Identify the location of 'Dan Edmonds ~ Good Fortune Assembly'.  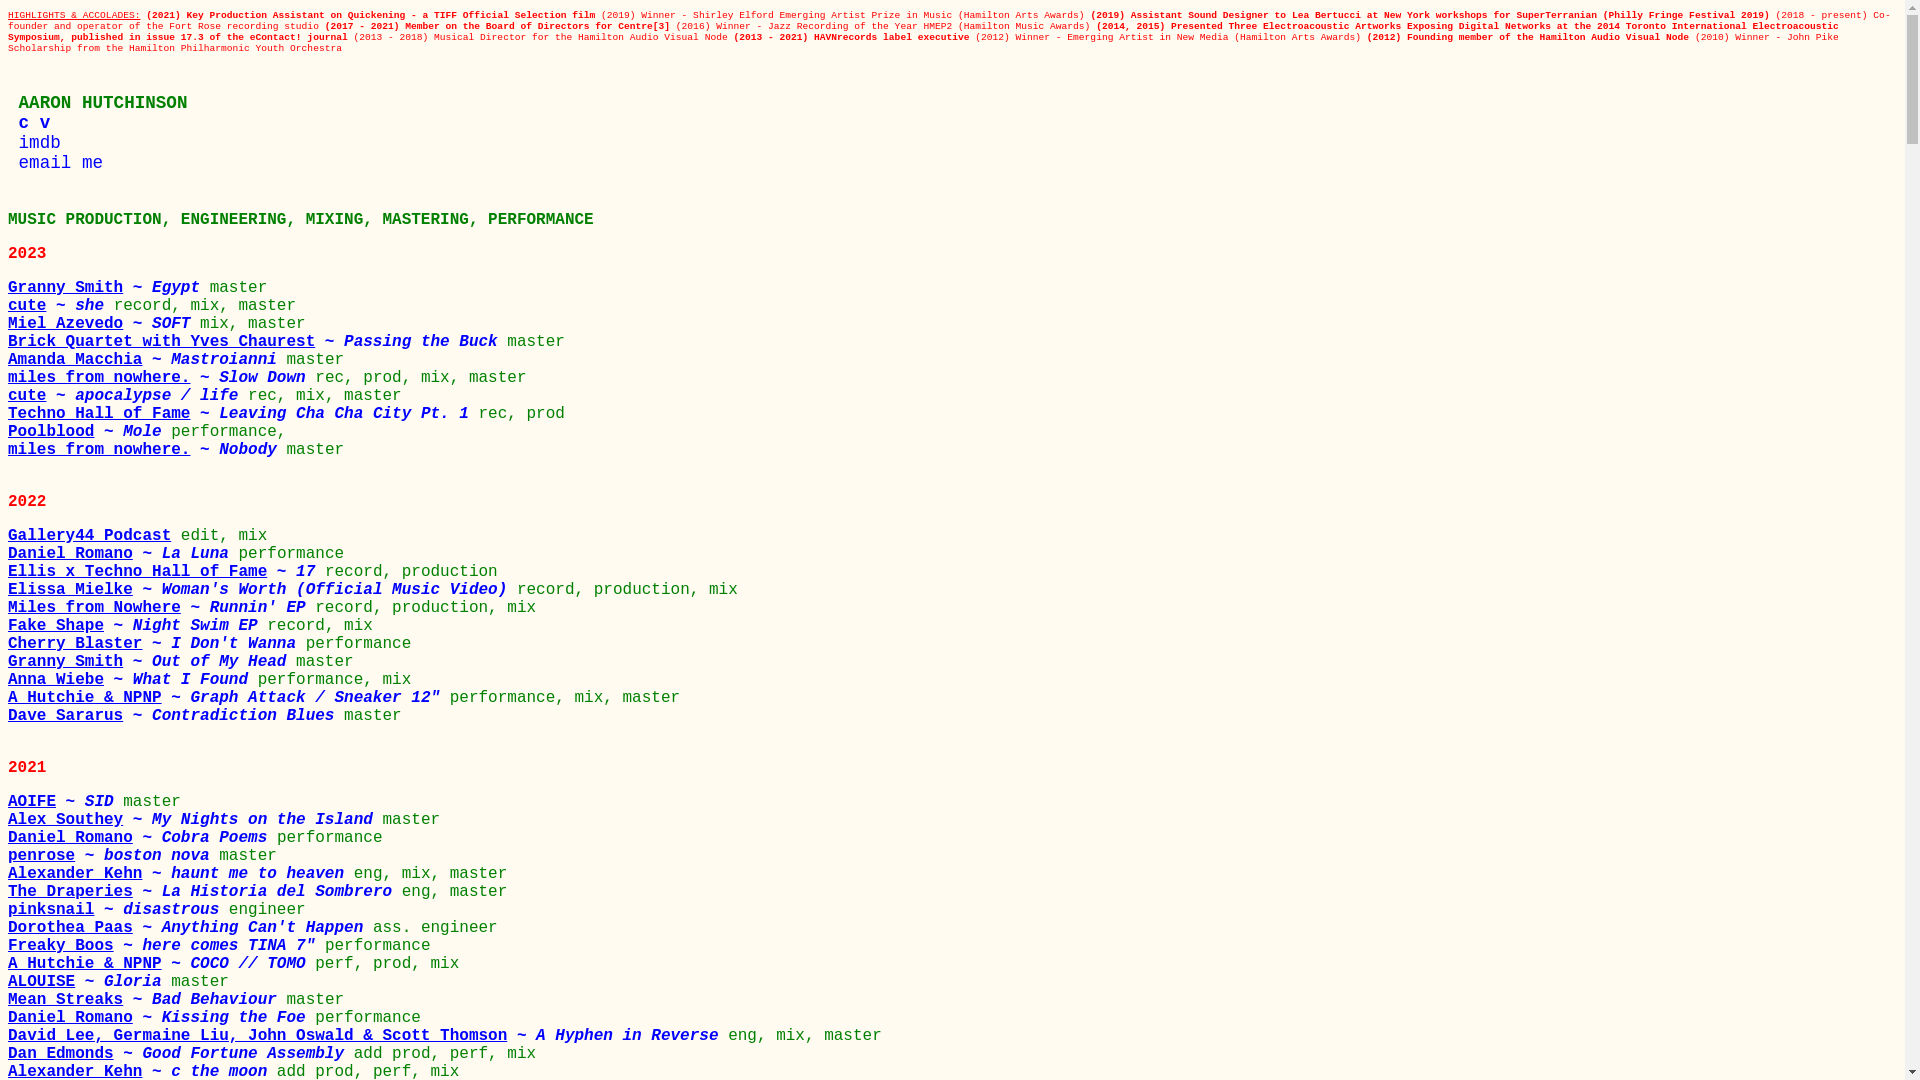
(181, 1052).